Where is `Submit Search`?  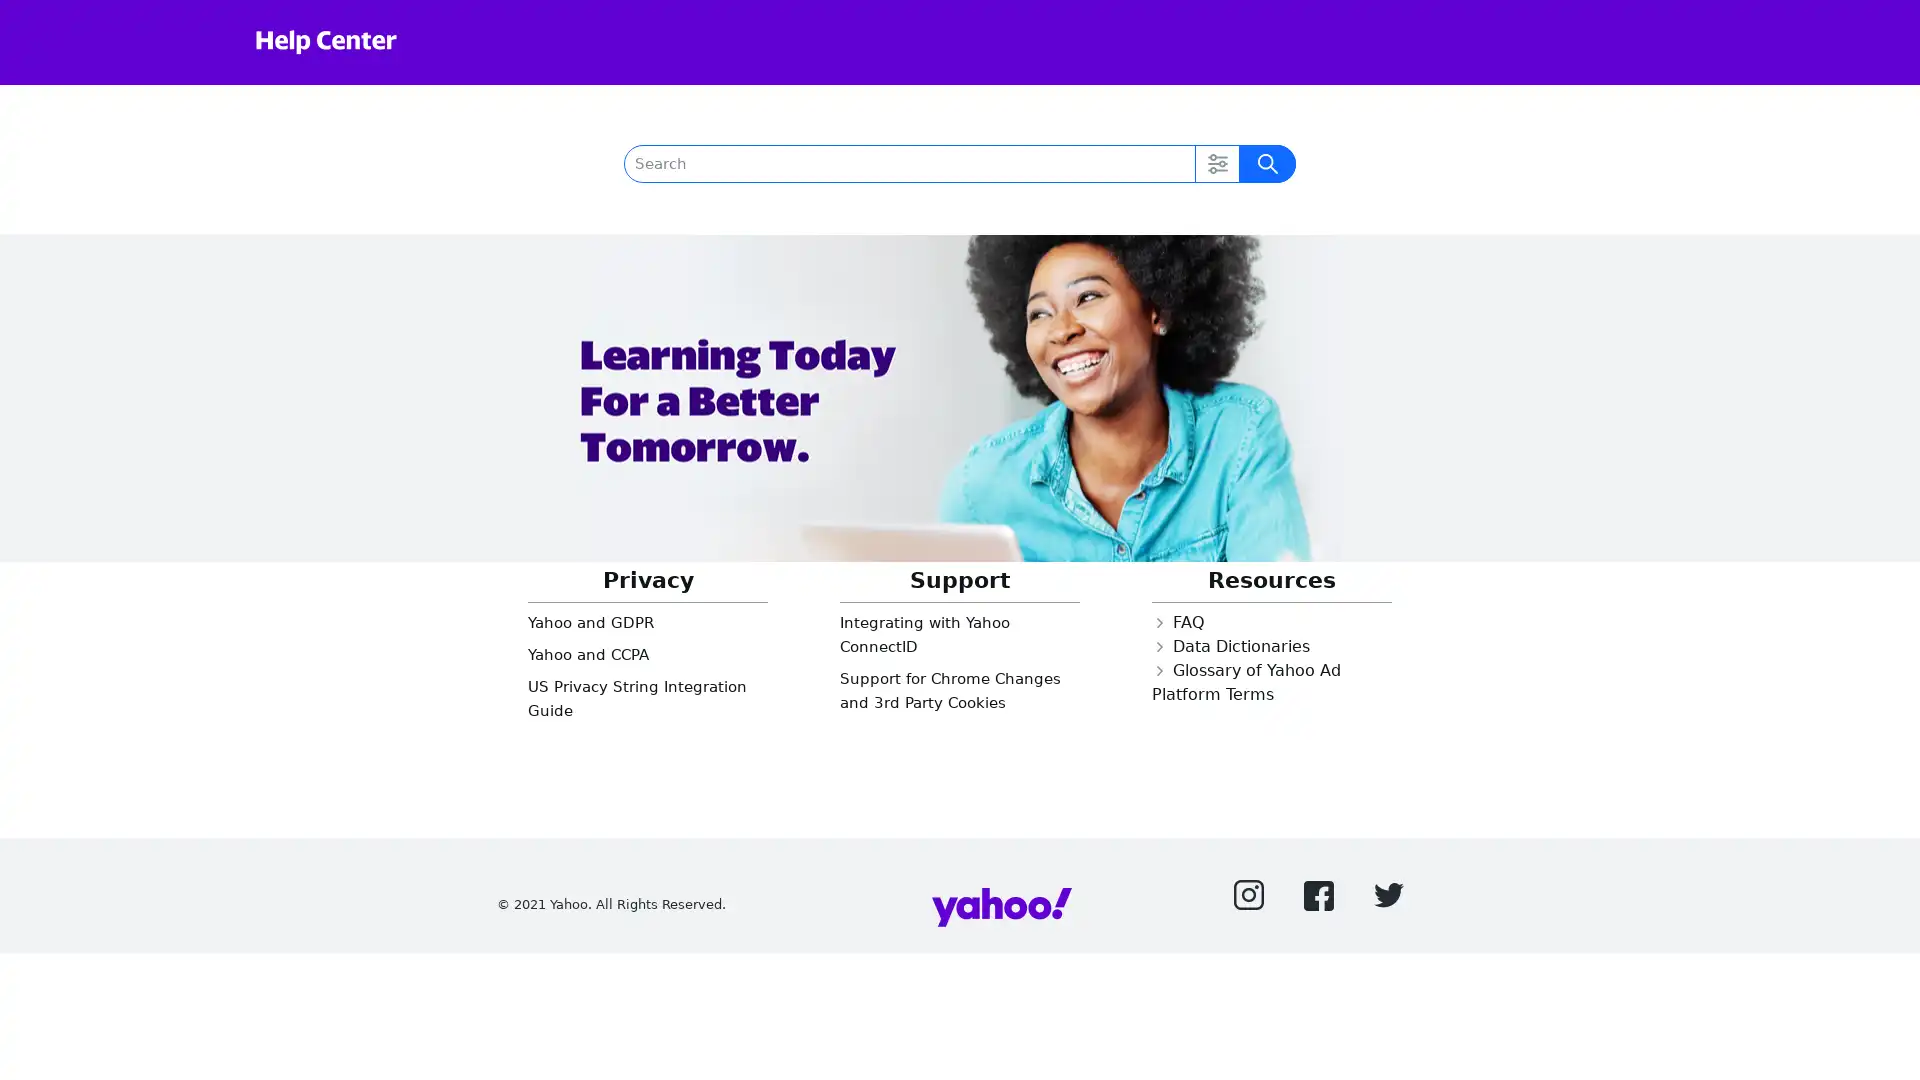 Submit Search is located at coordinates (1266, 162).